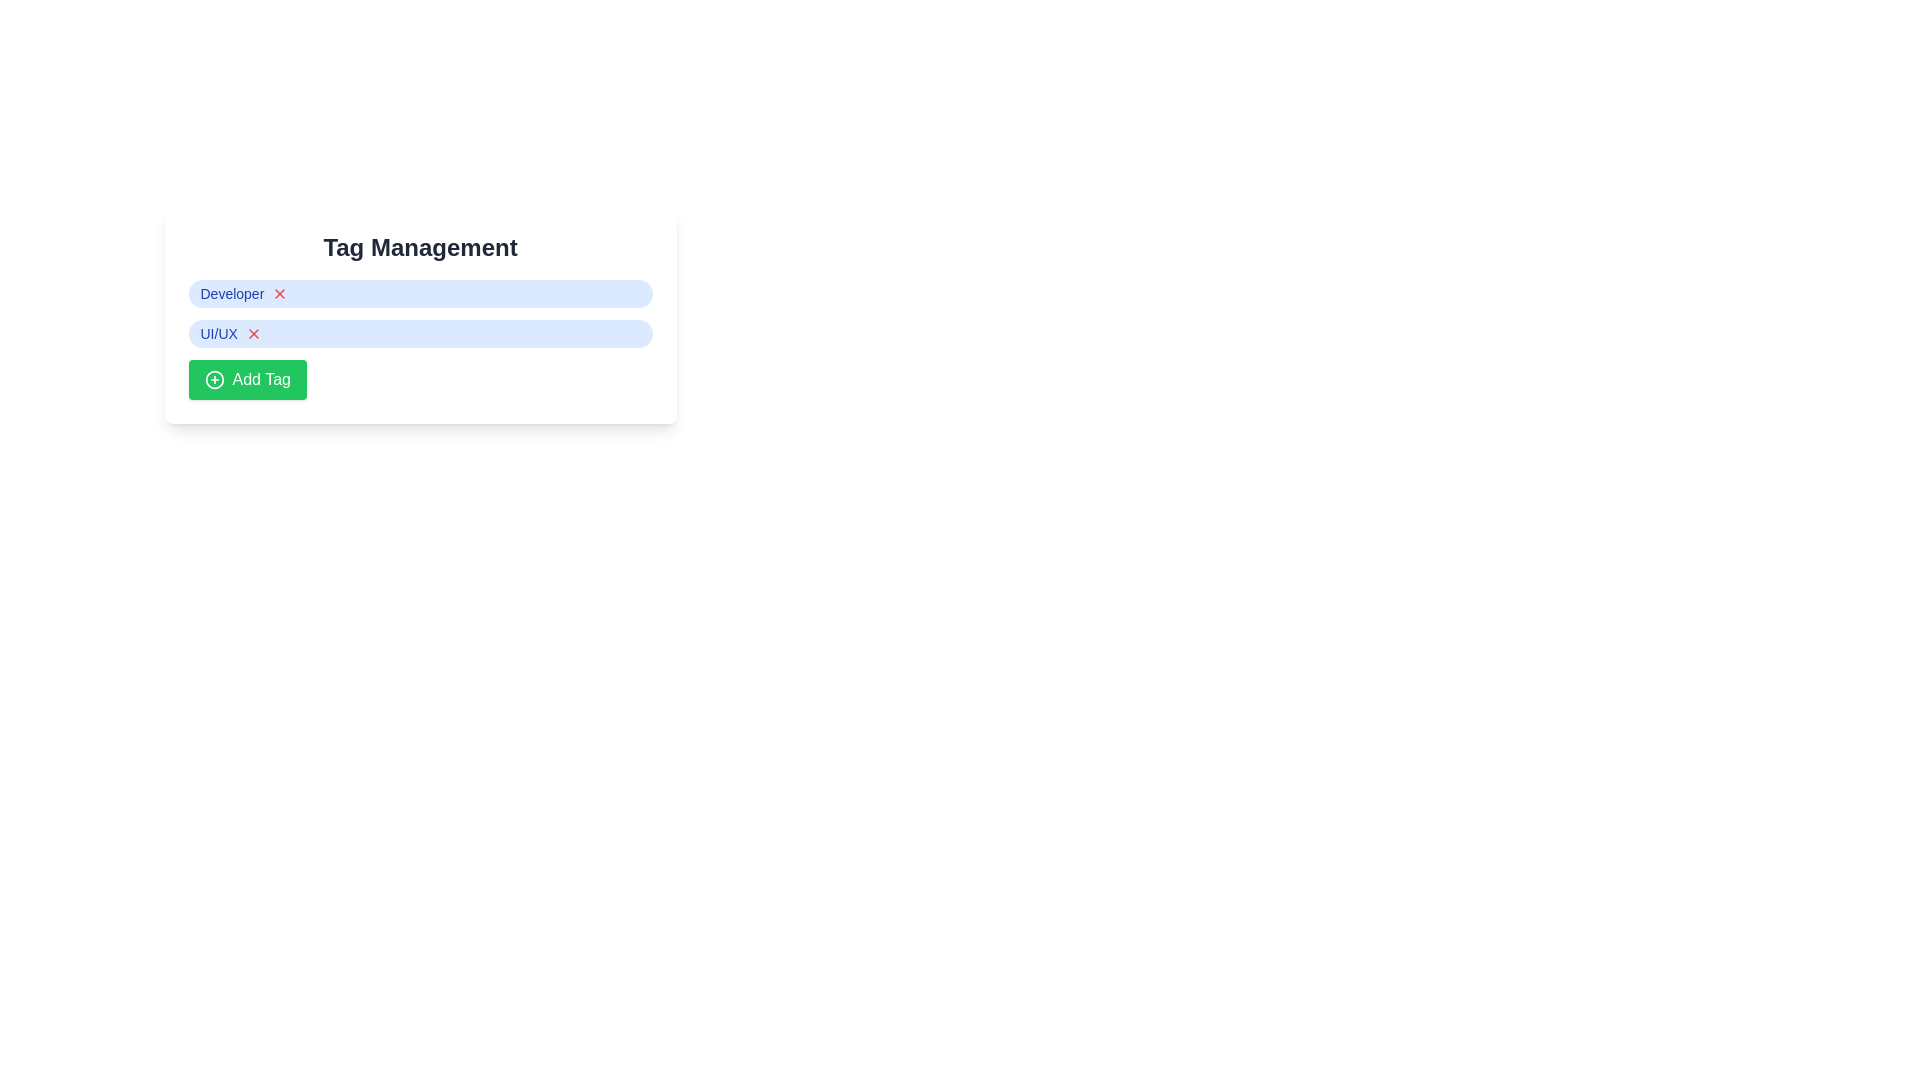 This screenshot has width=1920, height=1080. Describe the element at coordinates (214, 380) in the screenshot. I see `the icon located to the left of the 'Add Tag' button at the bottom of the interface` at that location.